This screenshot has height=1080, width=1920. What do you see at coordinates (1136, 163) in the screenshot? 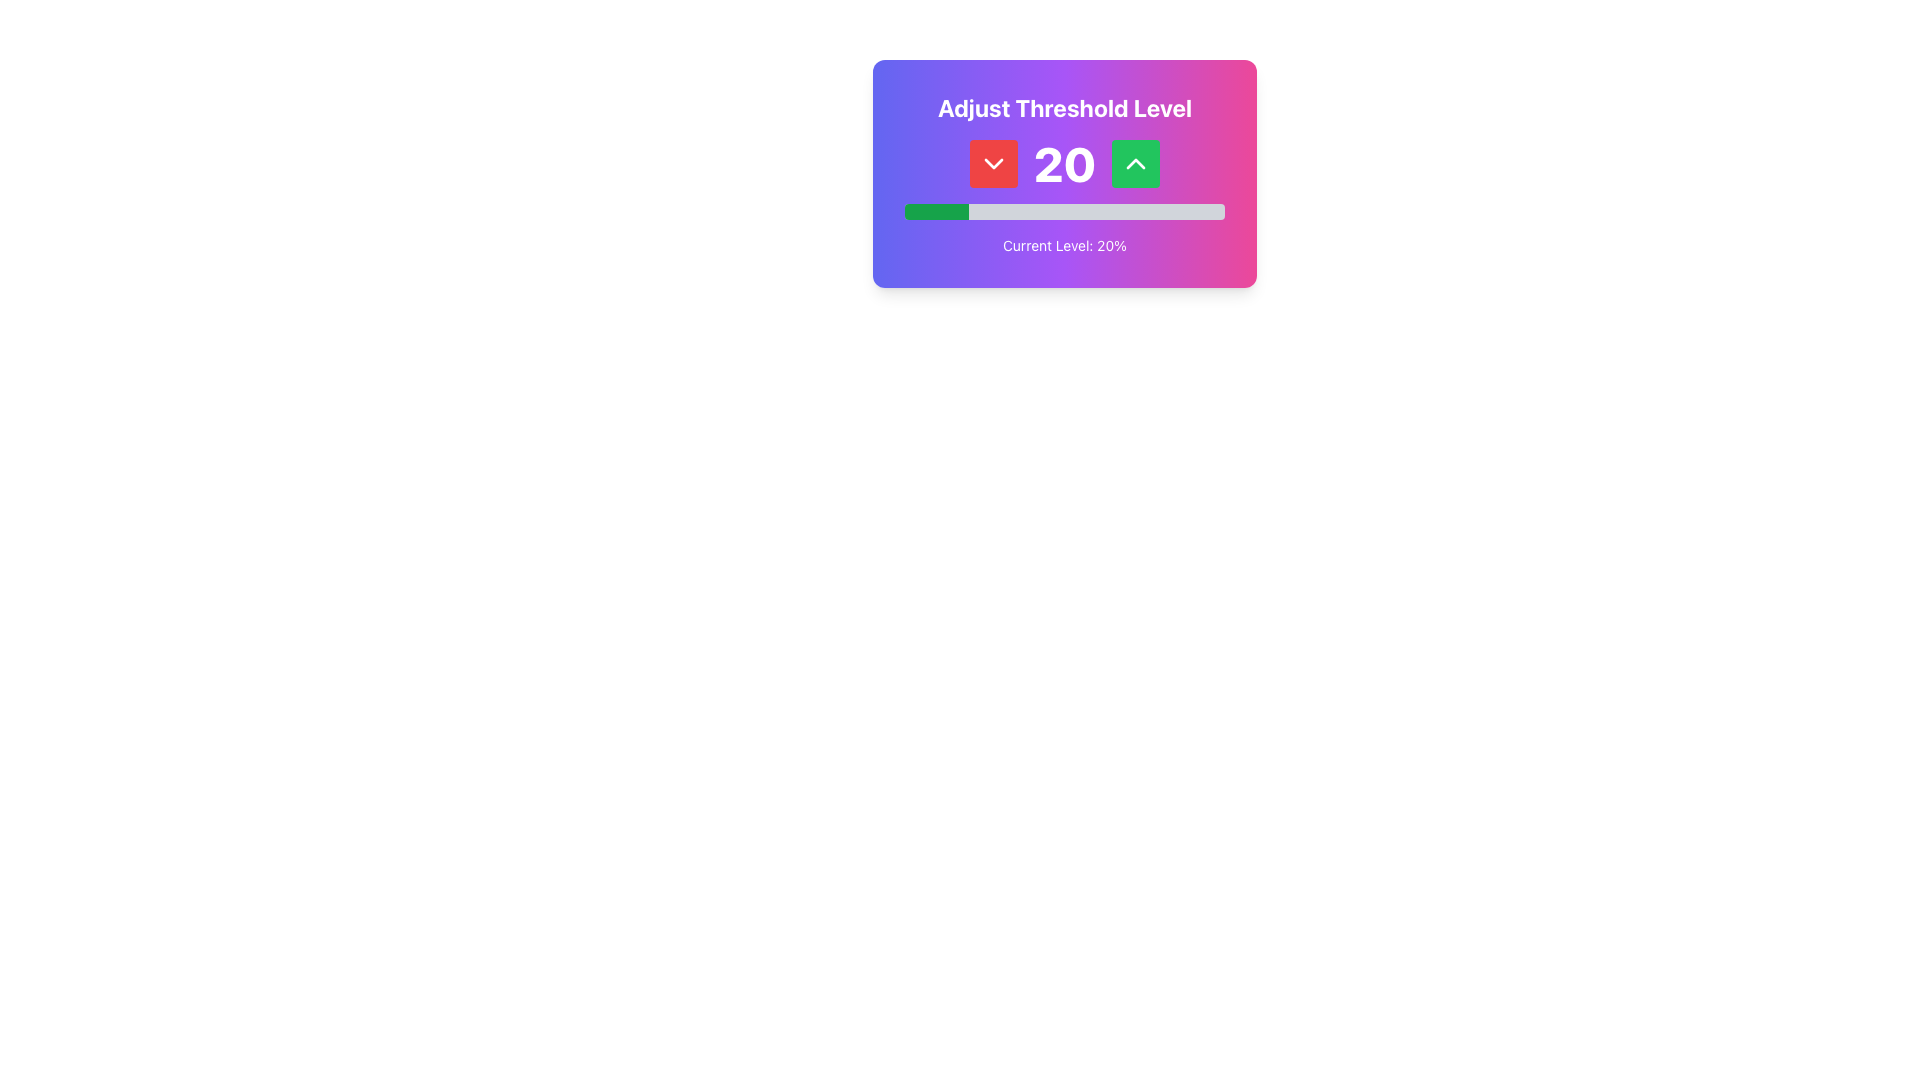
I see `the upward-pointing chevron icon button, which is rendered in white and surrounded by a green circular button, to increment the threshold` at bounding box center [1136, 163].